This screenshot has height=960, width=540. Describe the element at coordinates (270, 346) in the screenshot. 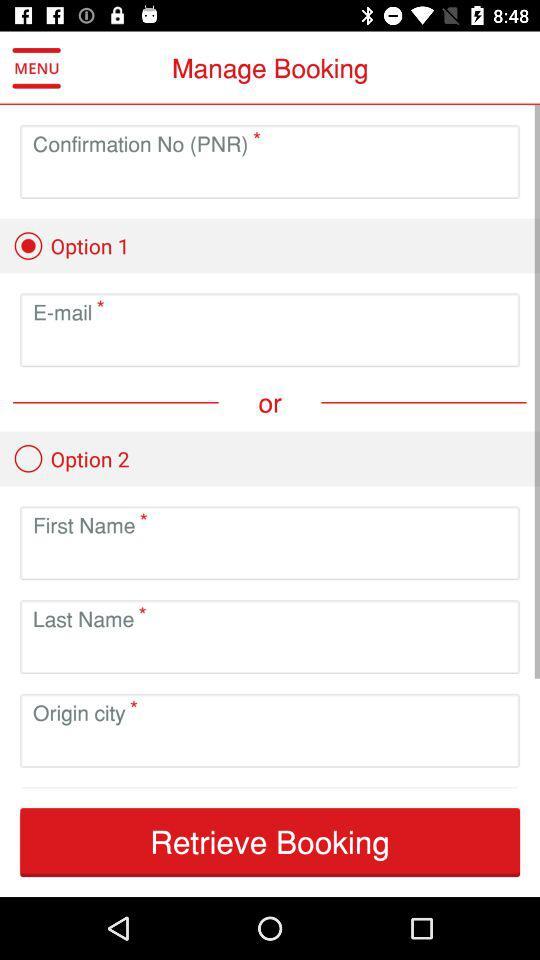

I see `your email address` at that location.